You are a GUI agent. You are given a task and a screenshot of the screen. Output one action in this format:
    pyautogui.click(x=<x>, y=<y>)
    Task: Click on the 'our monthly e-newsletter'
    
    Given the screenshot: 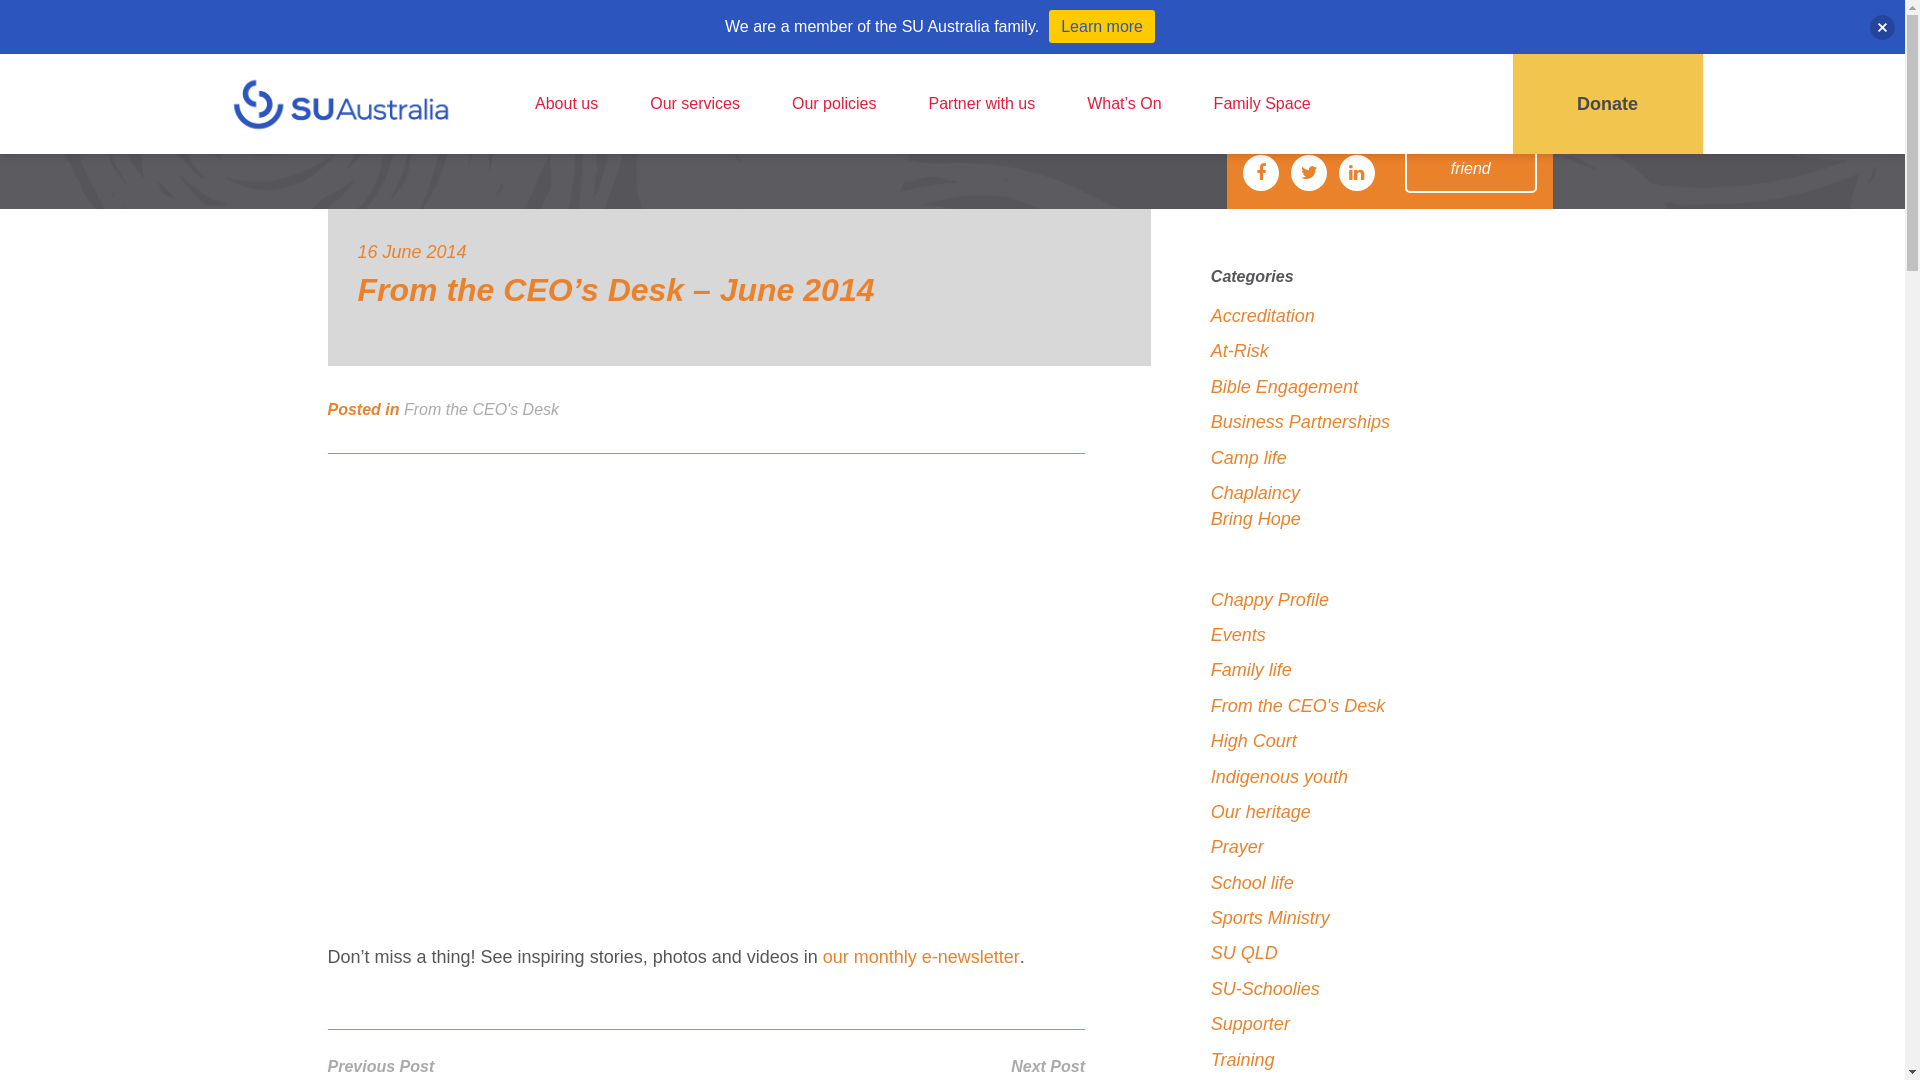 What is the action you would take?
    pyautogui.click(x=920, y=955)
    